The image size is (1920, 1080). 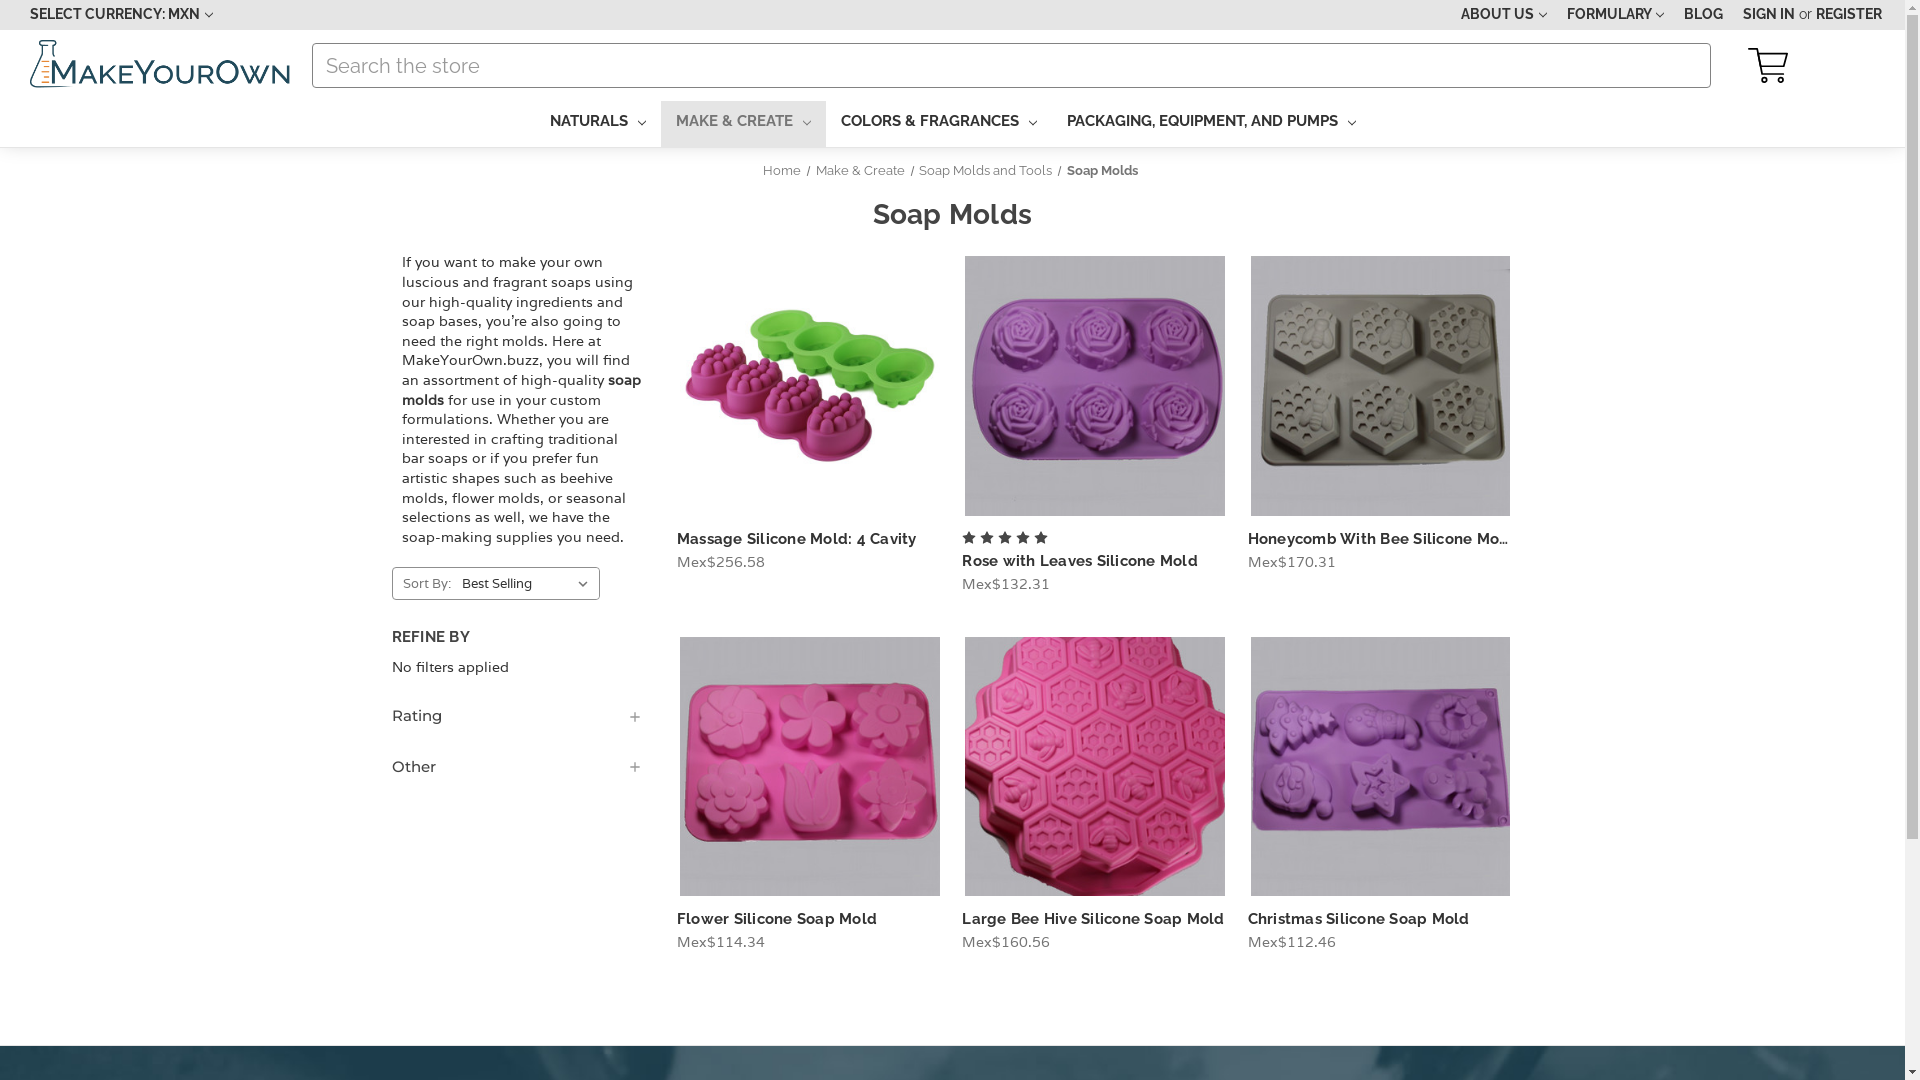 I want to click on 'NATURALS', so click(x=595, y=123).